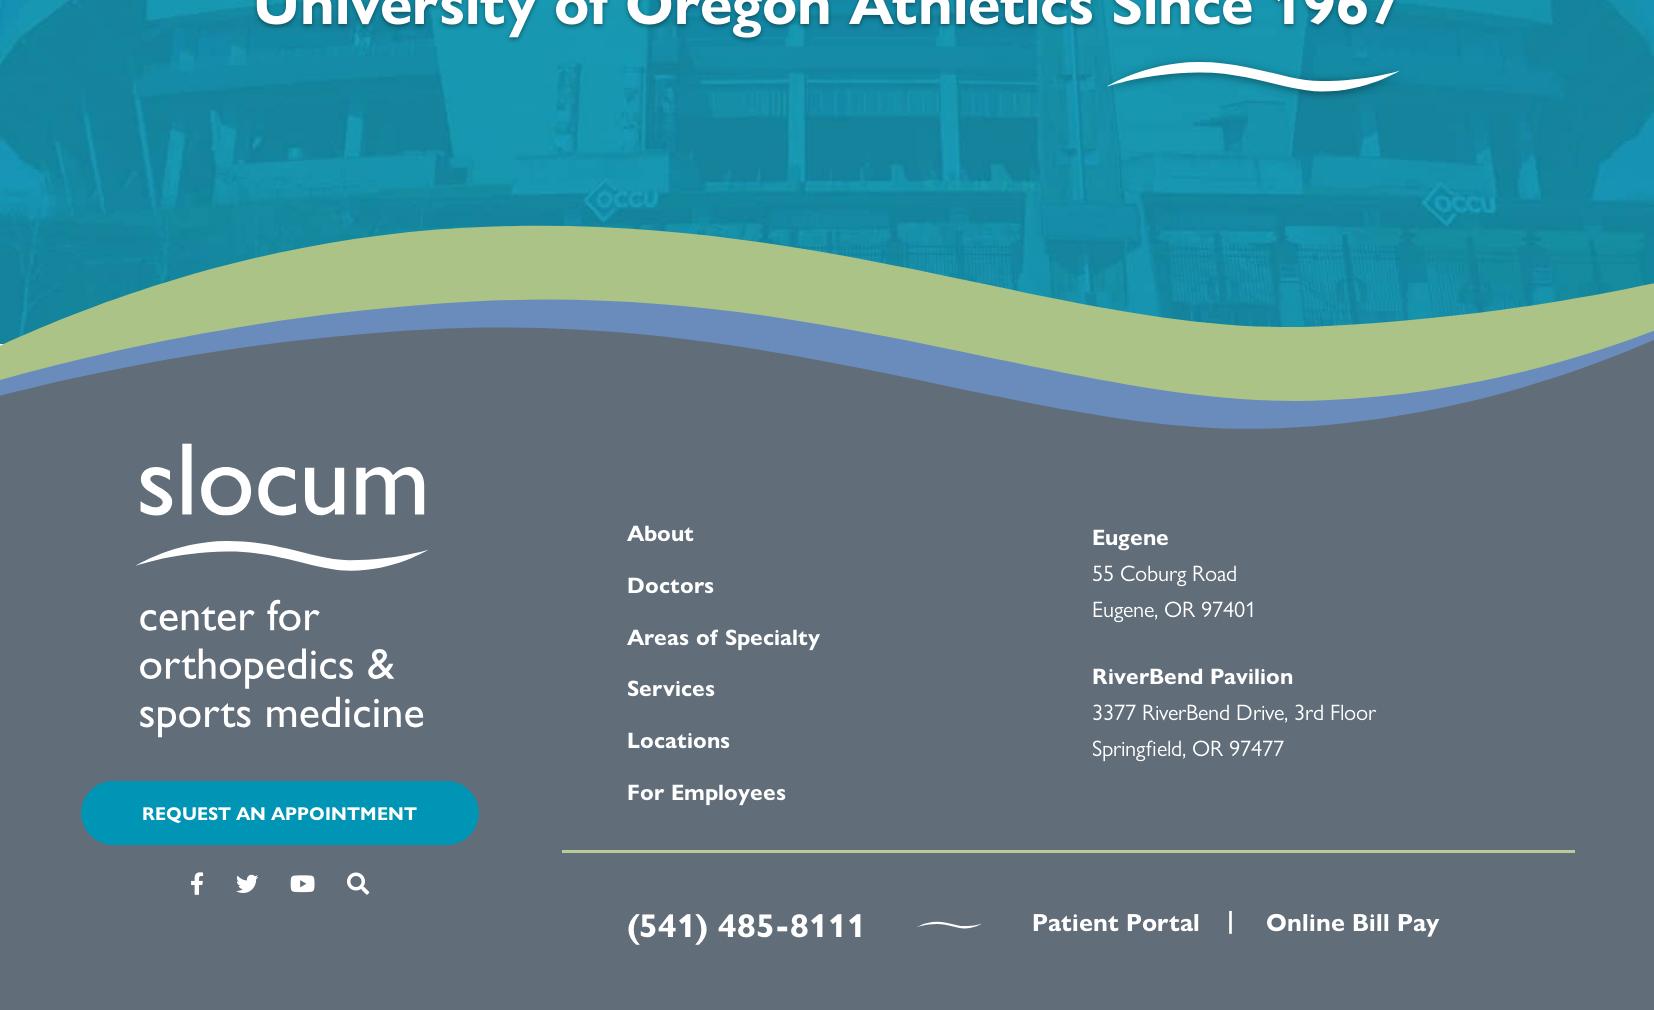  What do you see at coordinates (670, 581) in the screenshot?
I see `'Doctors'` at bounding box center [670, 581].